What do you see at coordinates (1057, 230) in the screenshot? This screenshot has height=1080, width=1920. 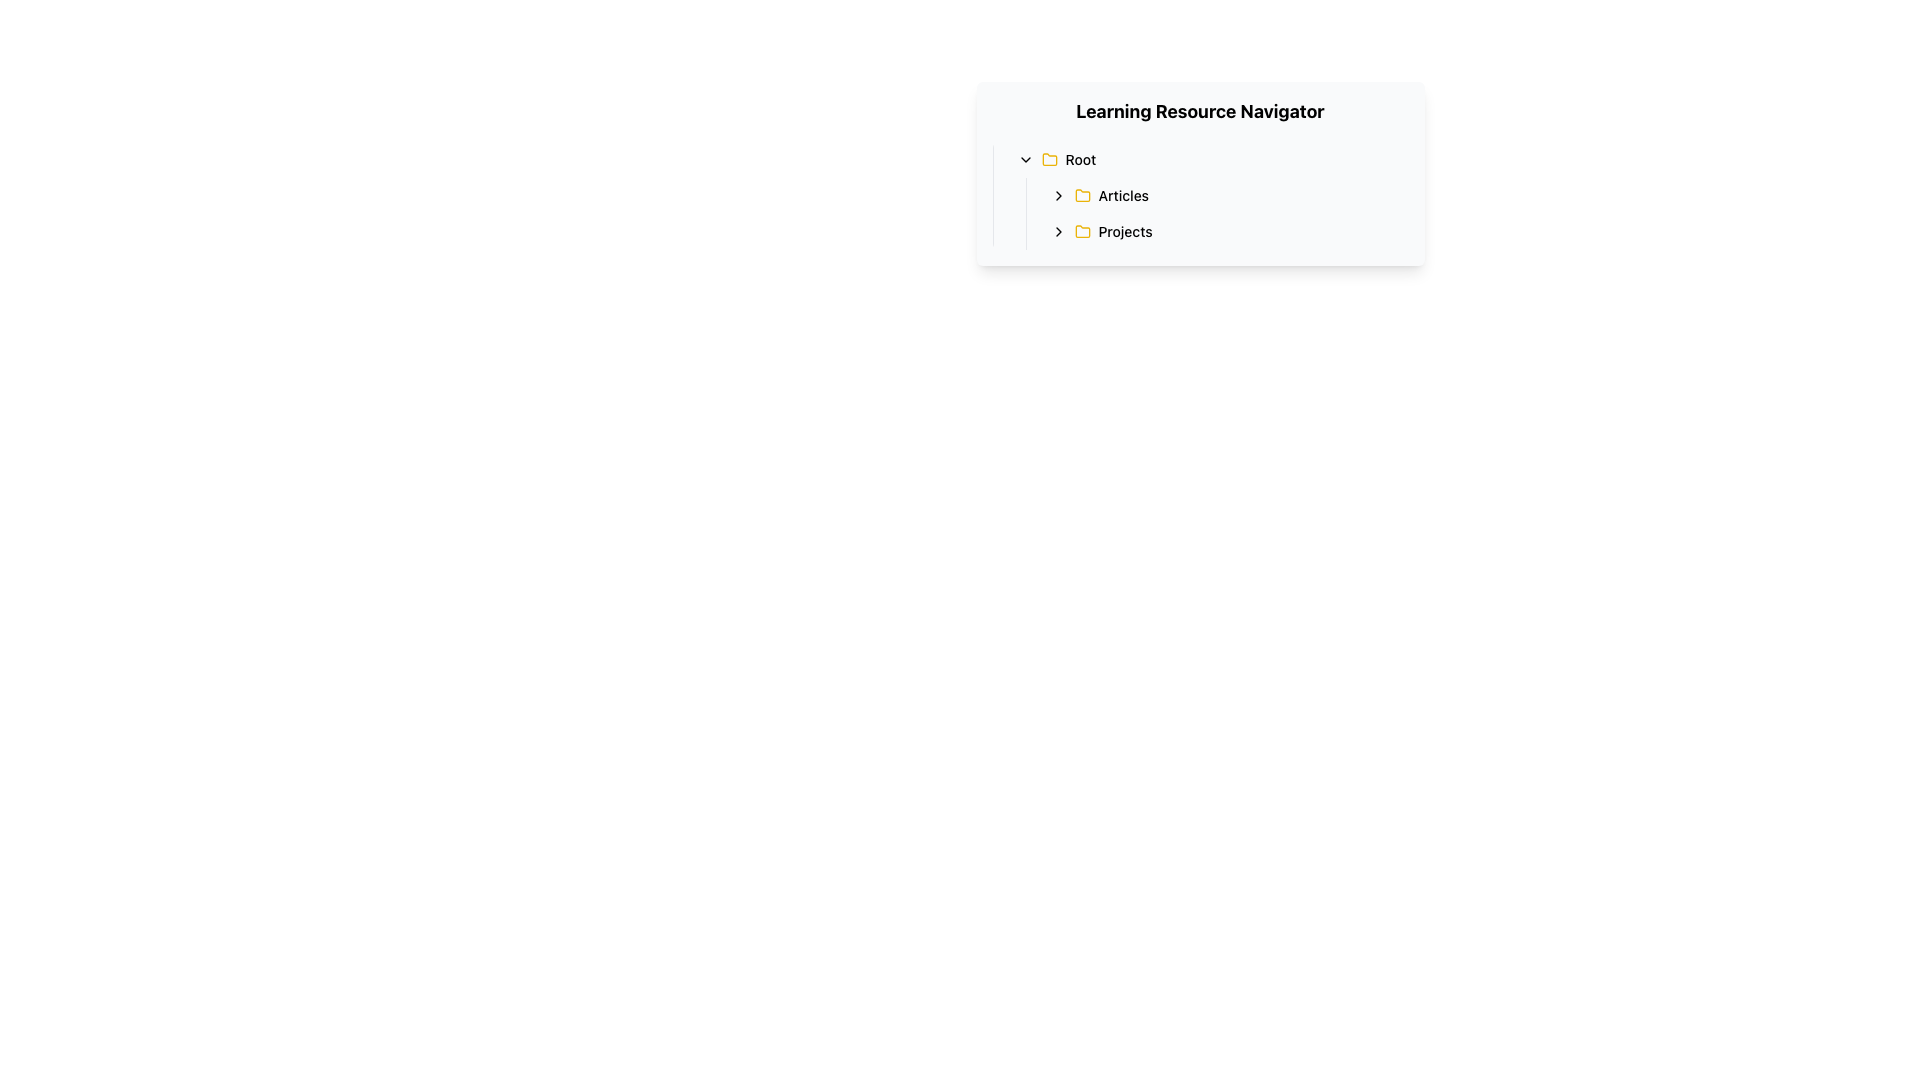 I see `the rightward-pointing chevron icon located to the immediate left of the Projects label in the navigation panel` at bounding box center [1057, 230].